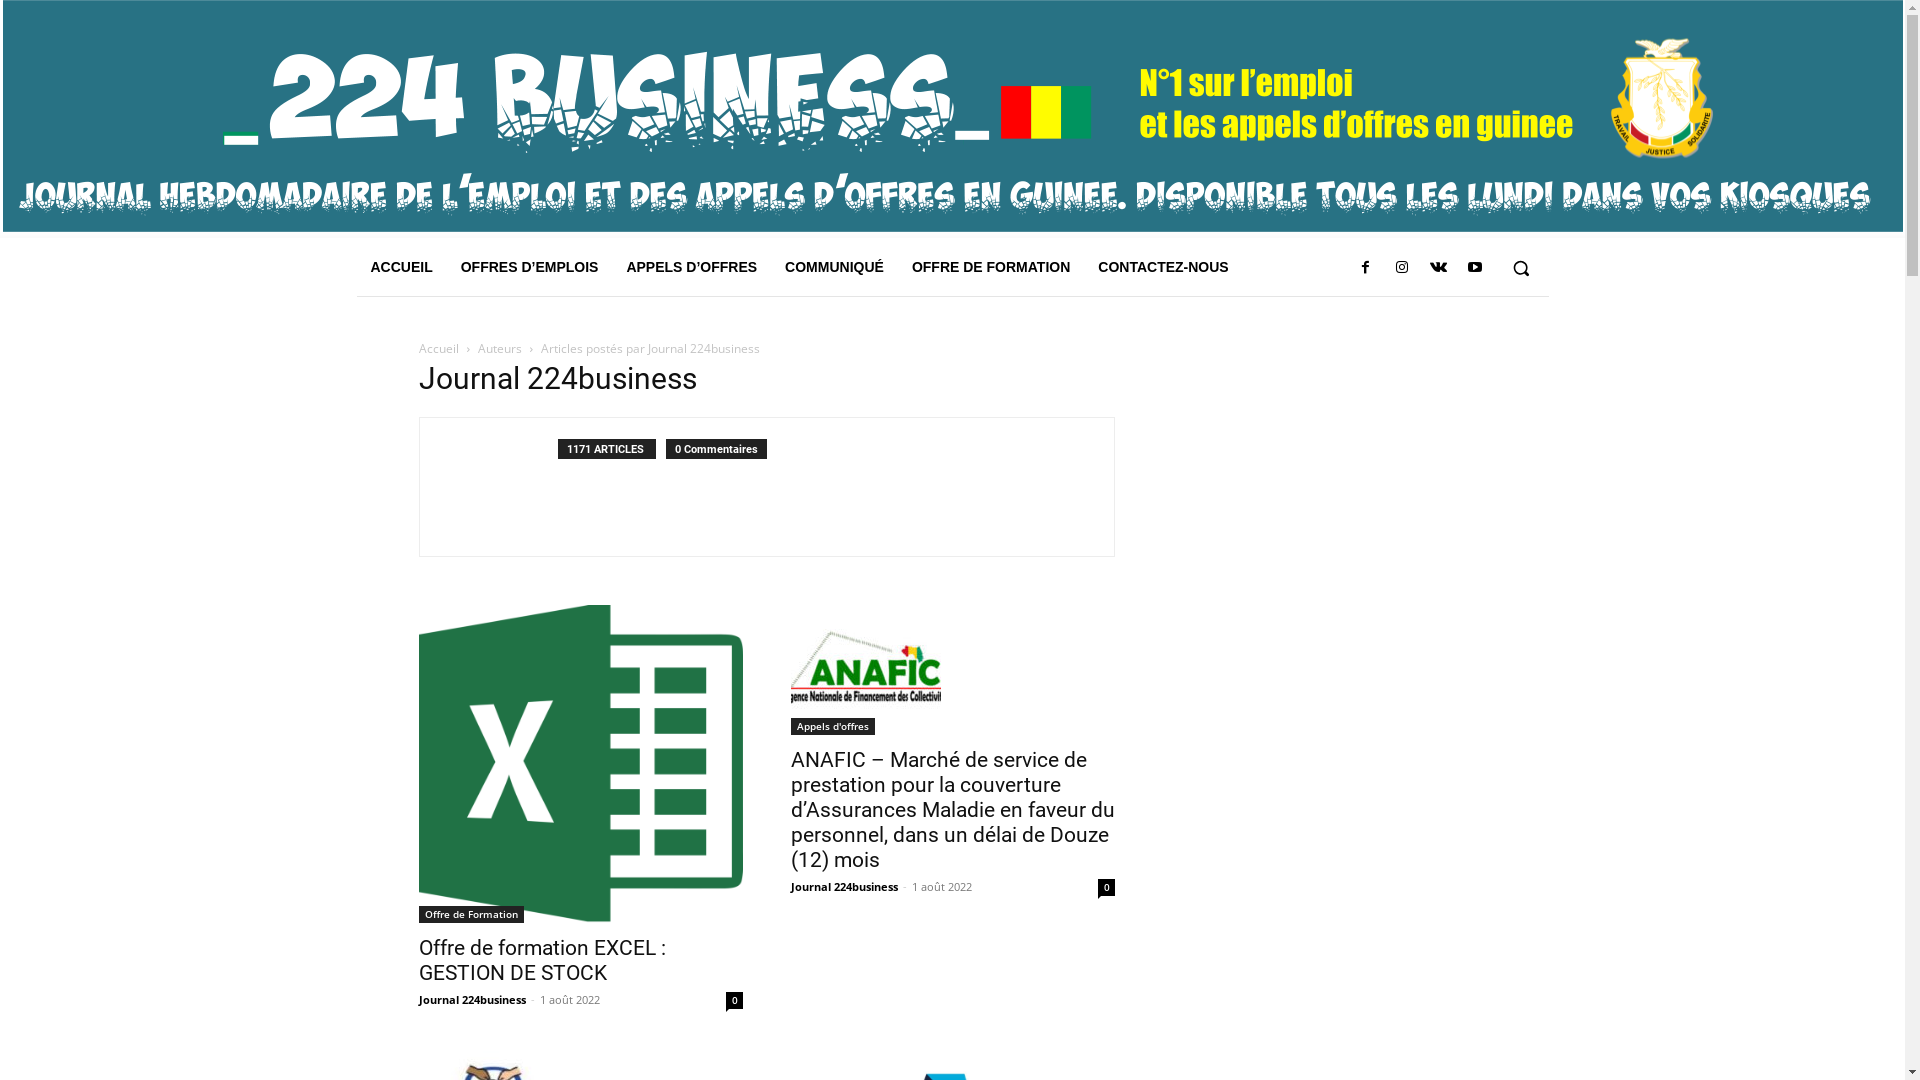 The height and width of the screenshot is (1080, 1920). What do you see at coordinates (1382, 266) in the screenshot?
I see `'Instagram'` at bounding box center [1382, 266].